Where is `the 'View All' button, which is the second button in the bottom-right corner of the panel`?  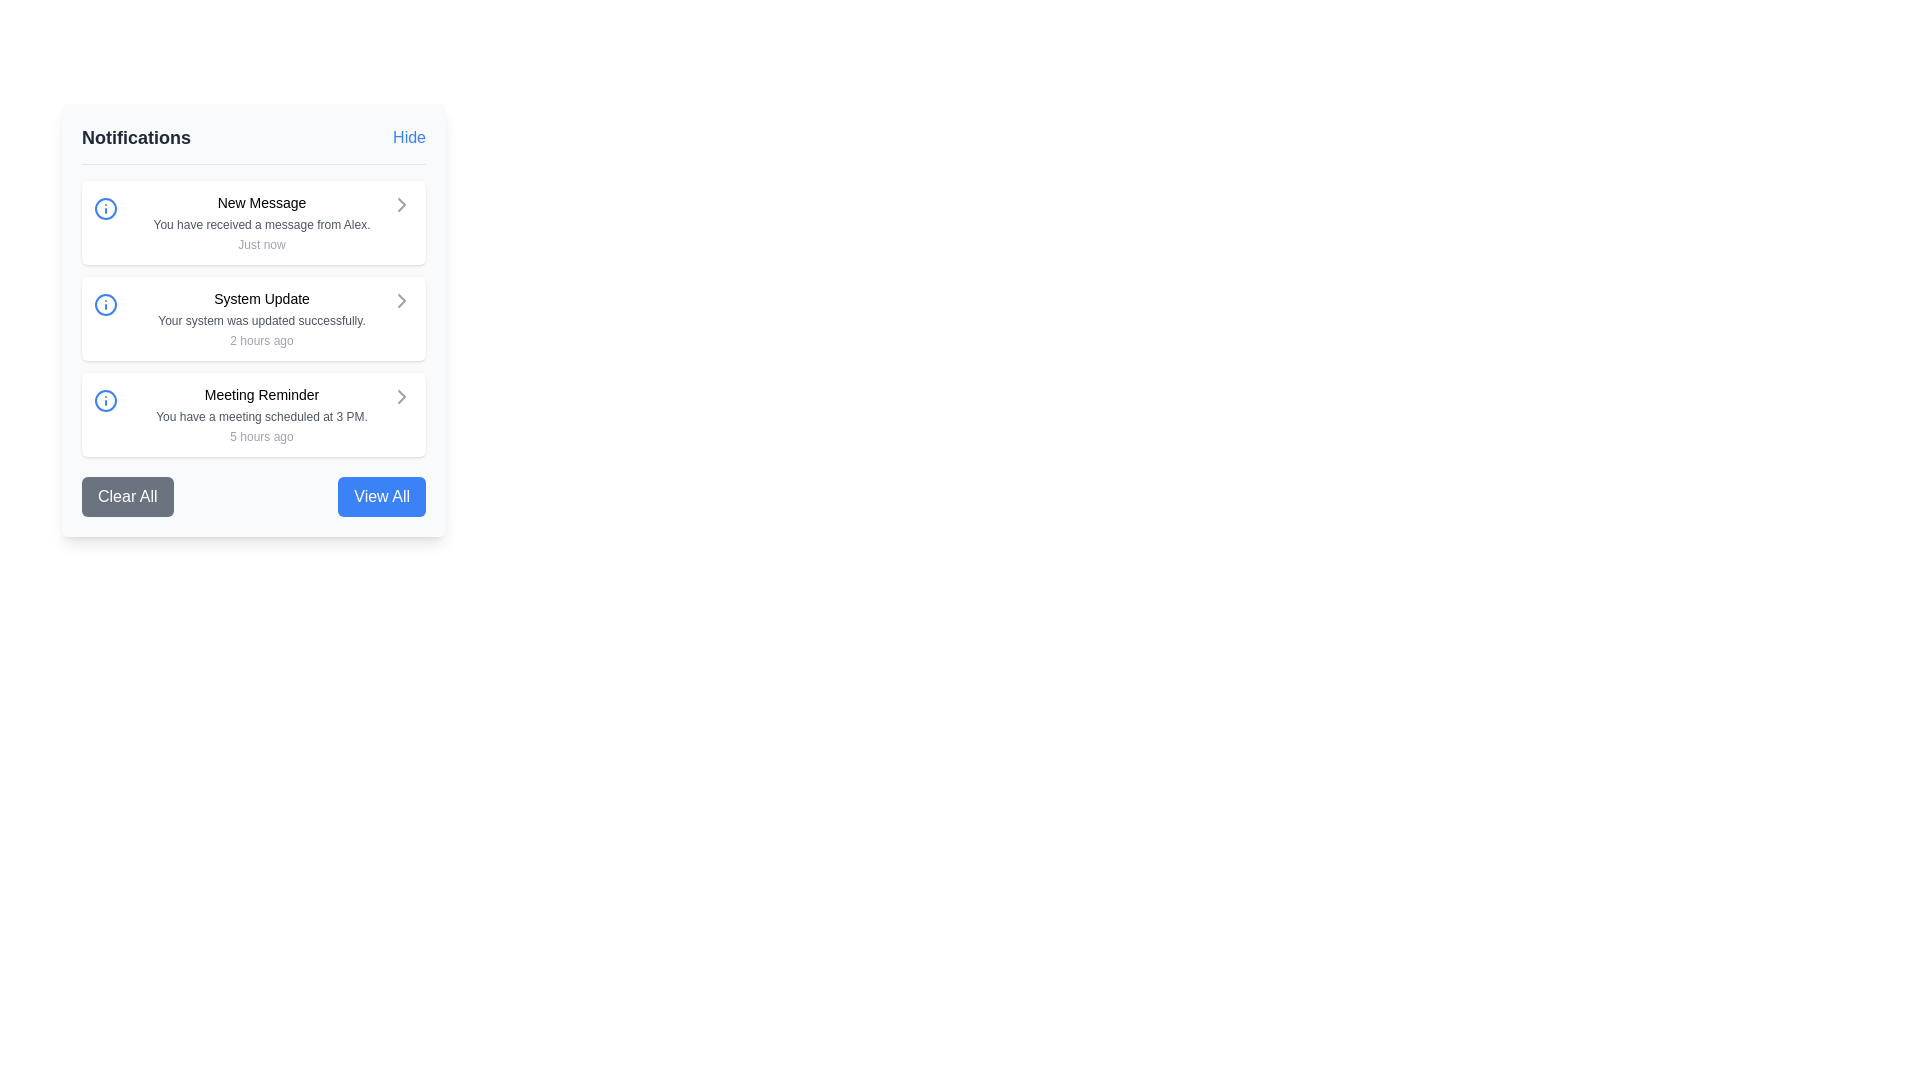
the 'View All' button, which is the second button in the bottom-right corner of the panel is located at coordinates (382, 496).